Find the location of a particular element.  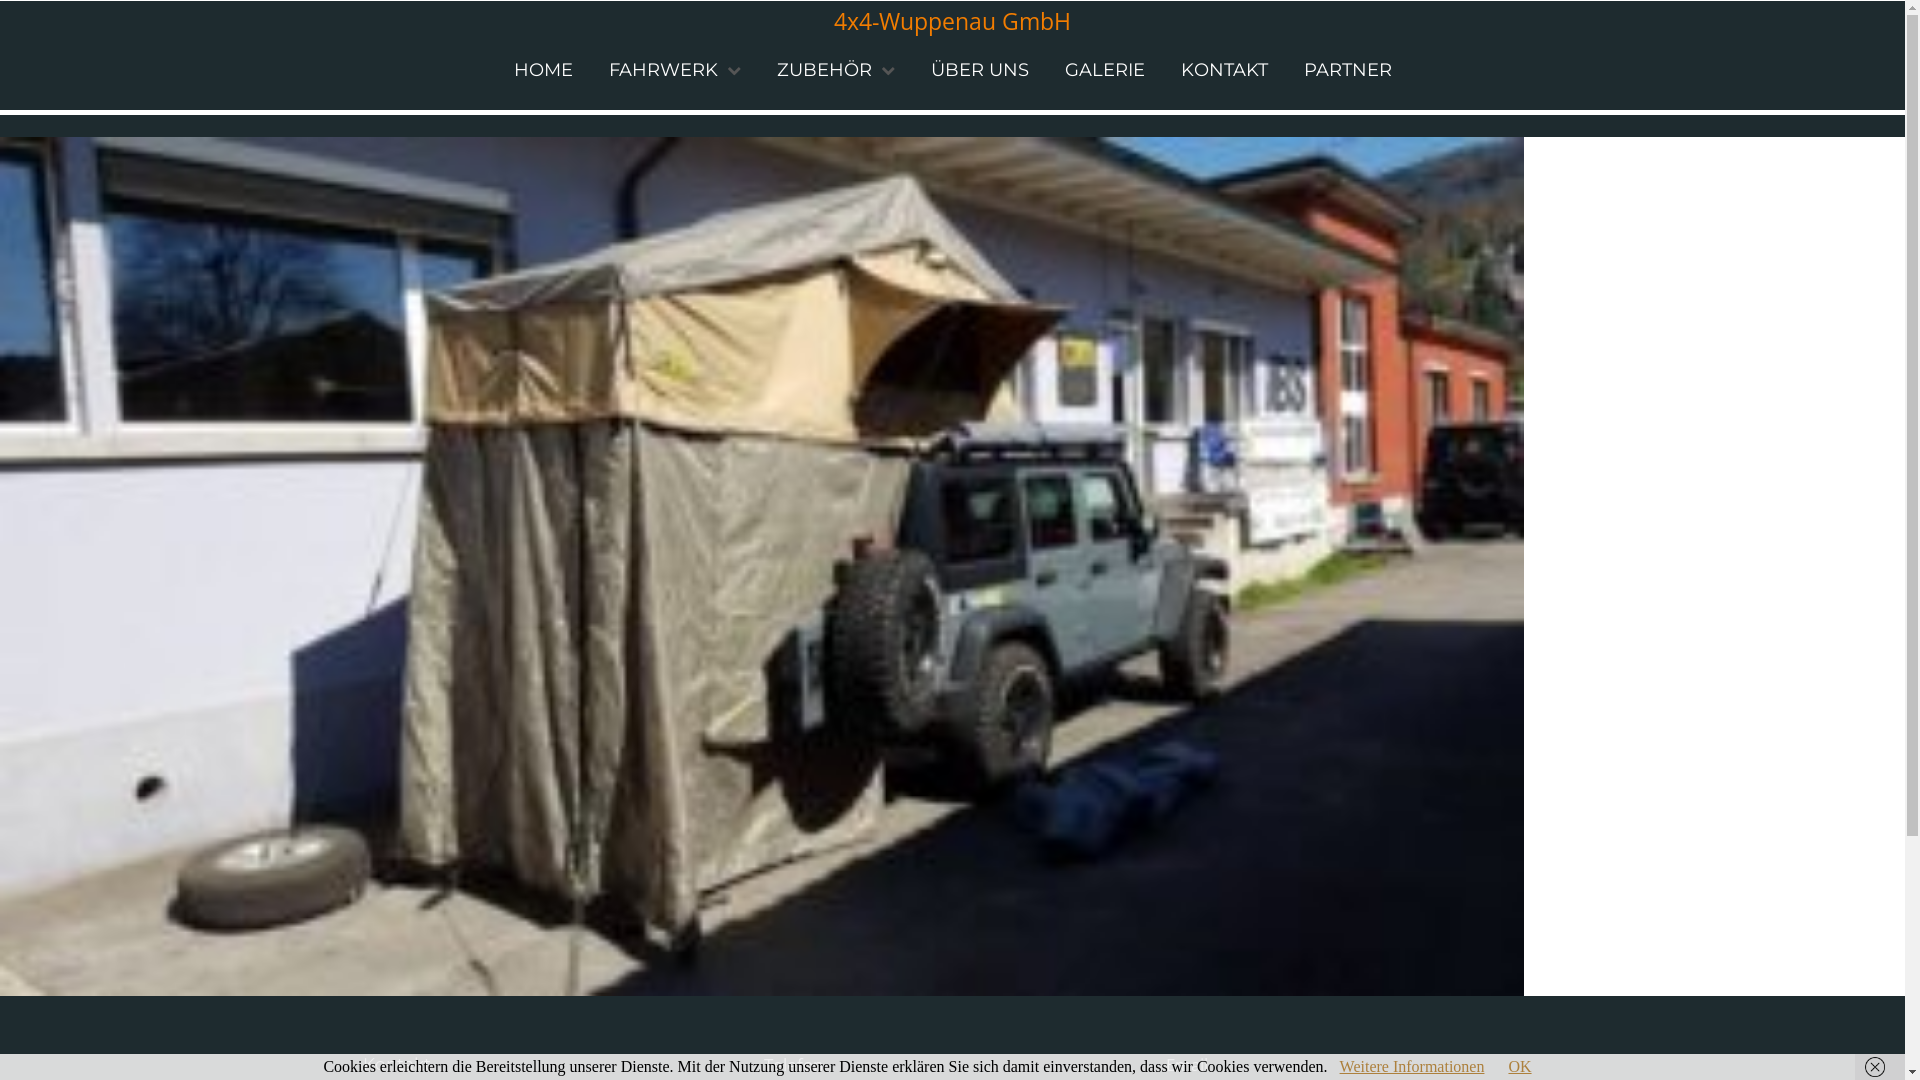

'OK' is located at coordinates (1519, 1065).